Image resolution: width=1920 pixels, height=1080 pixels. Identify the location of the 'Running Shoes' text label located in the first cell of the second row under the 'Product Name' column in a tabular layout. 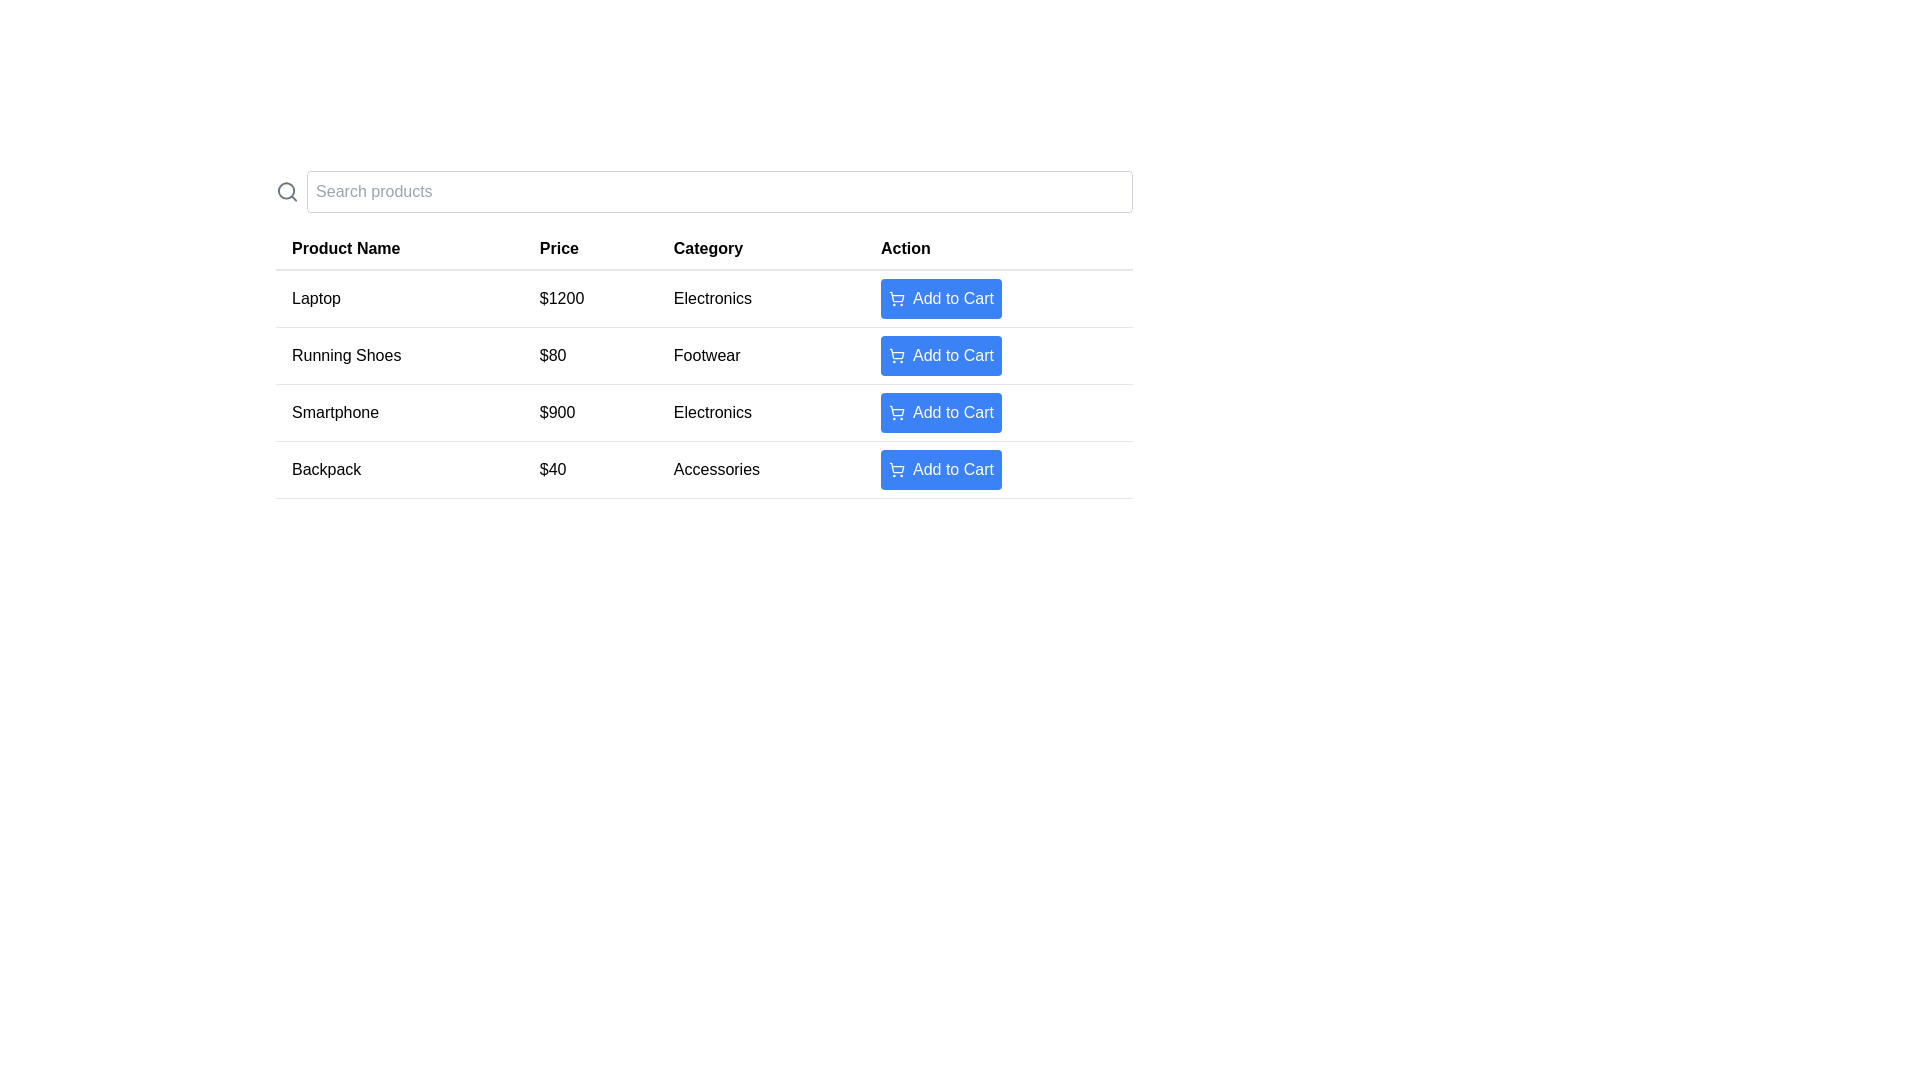
(399, 354).